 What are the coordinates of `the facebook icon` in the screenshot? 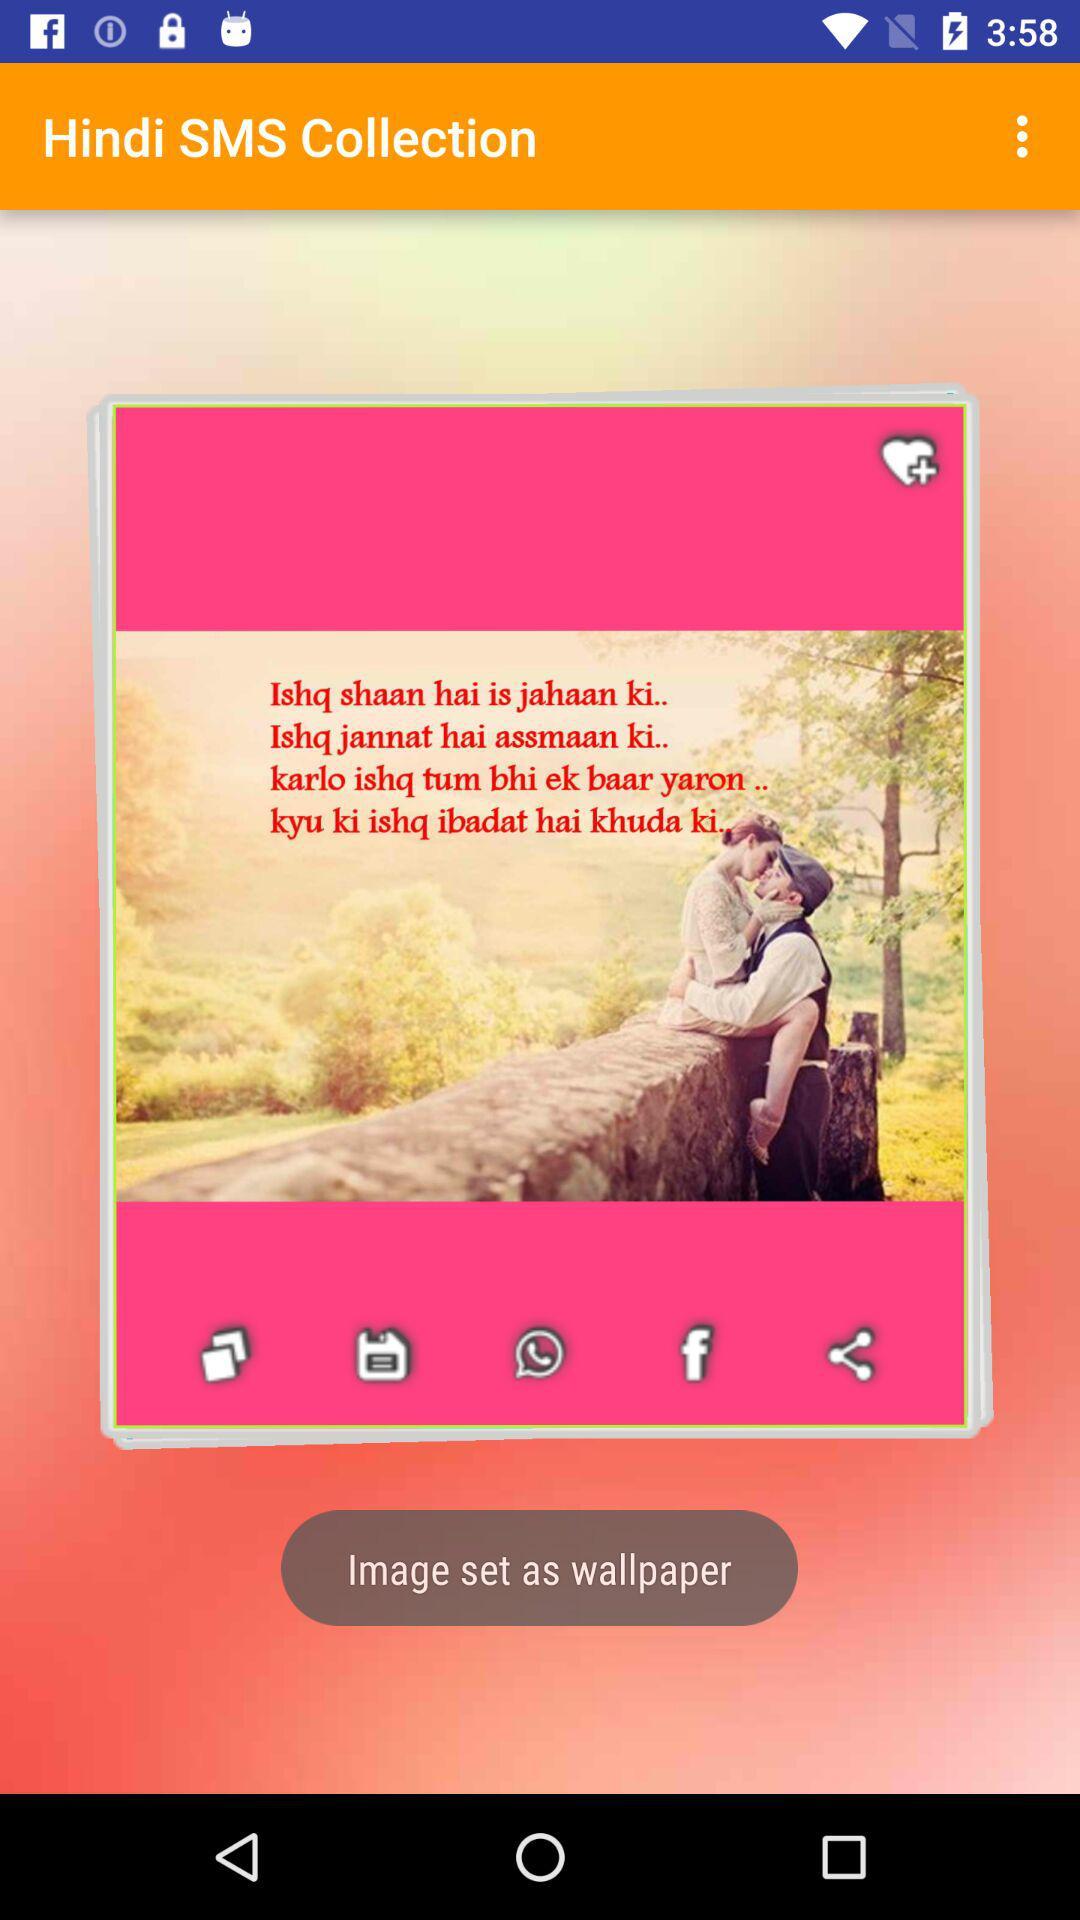 It's located at (695, 1354).